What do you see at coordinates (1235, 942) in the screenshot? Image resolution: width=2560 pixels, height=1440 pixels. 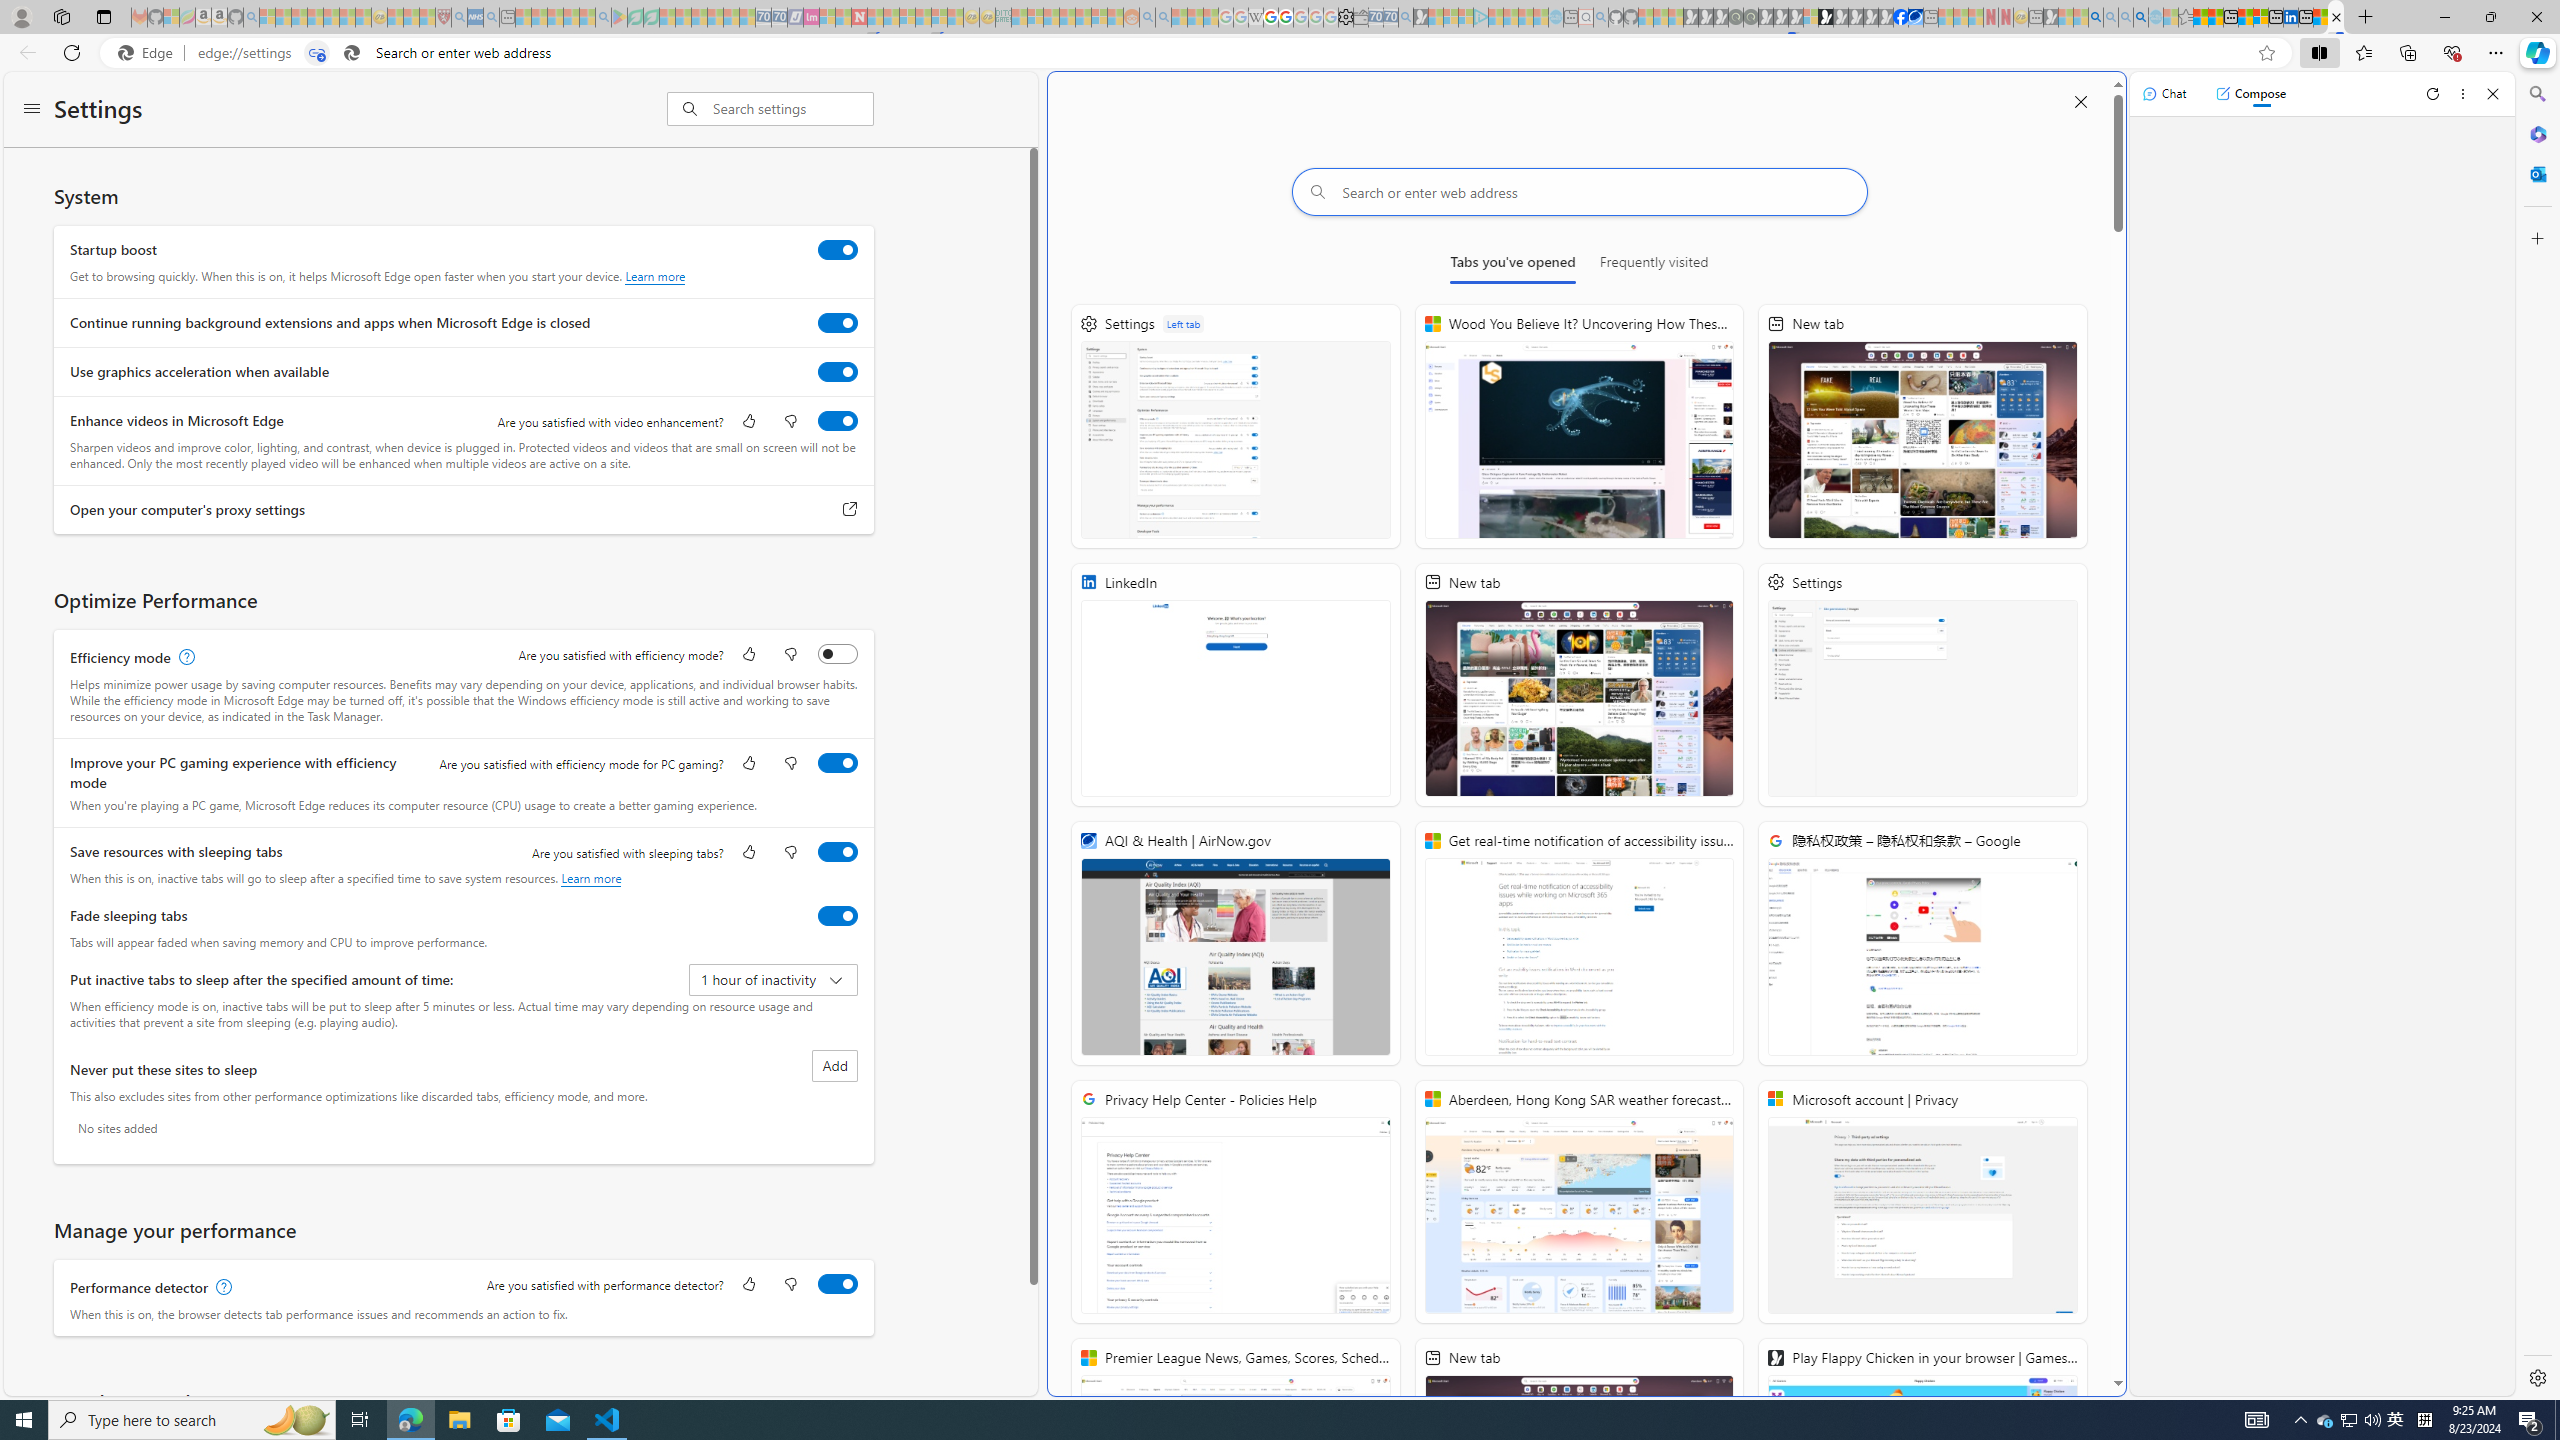 I see `'AQI & Health | AirNow.gov'` at bounding box center [1235, 942].